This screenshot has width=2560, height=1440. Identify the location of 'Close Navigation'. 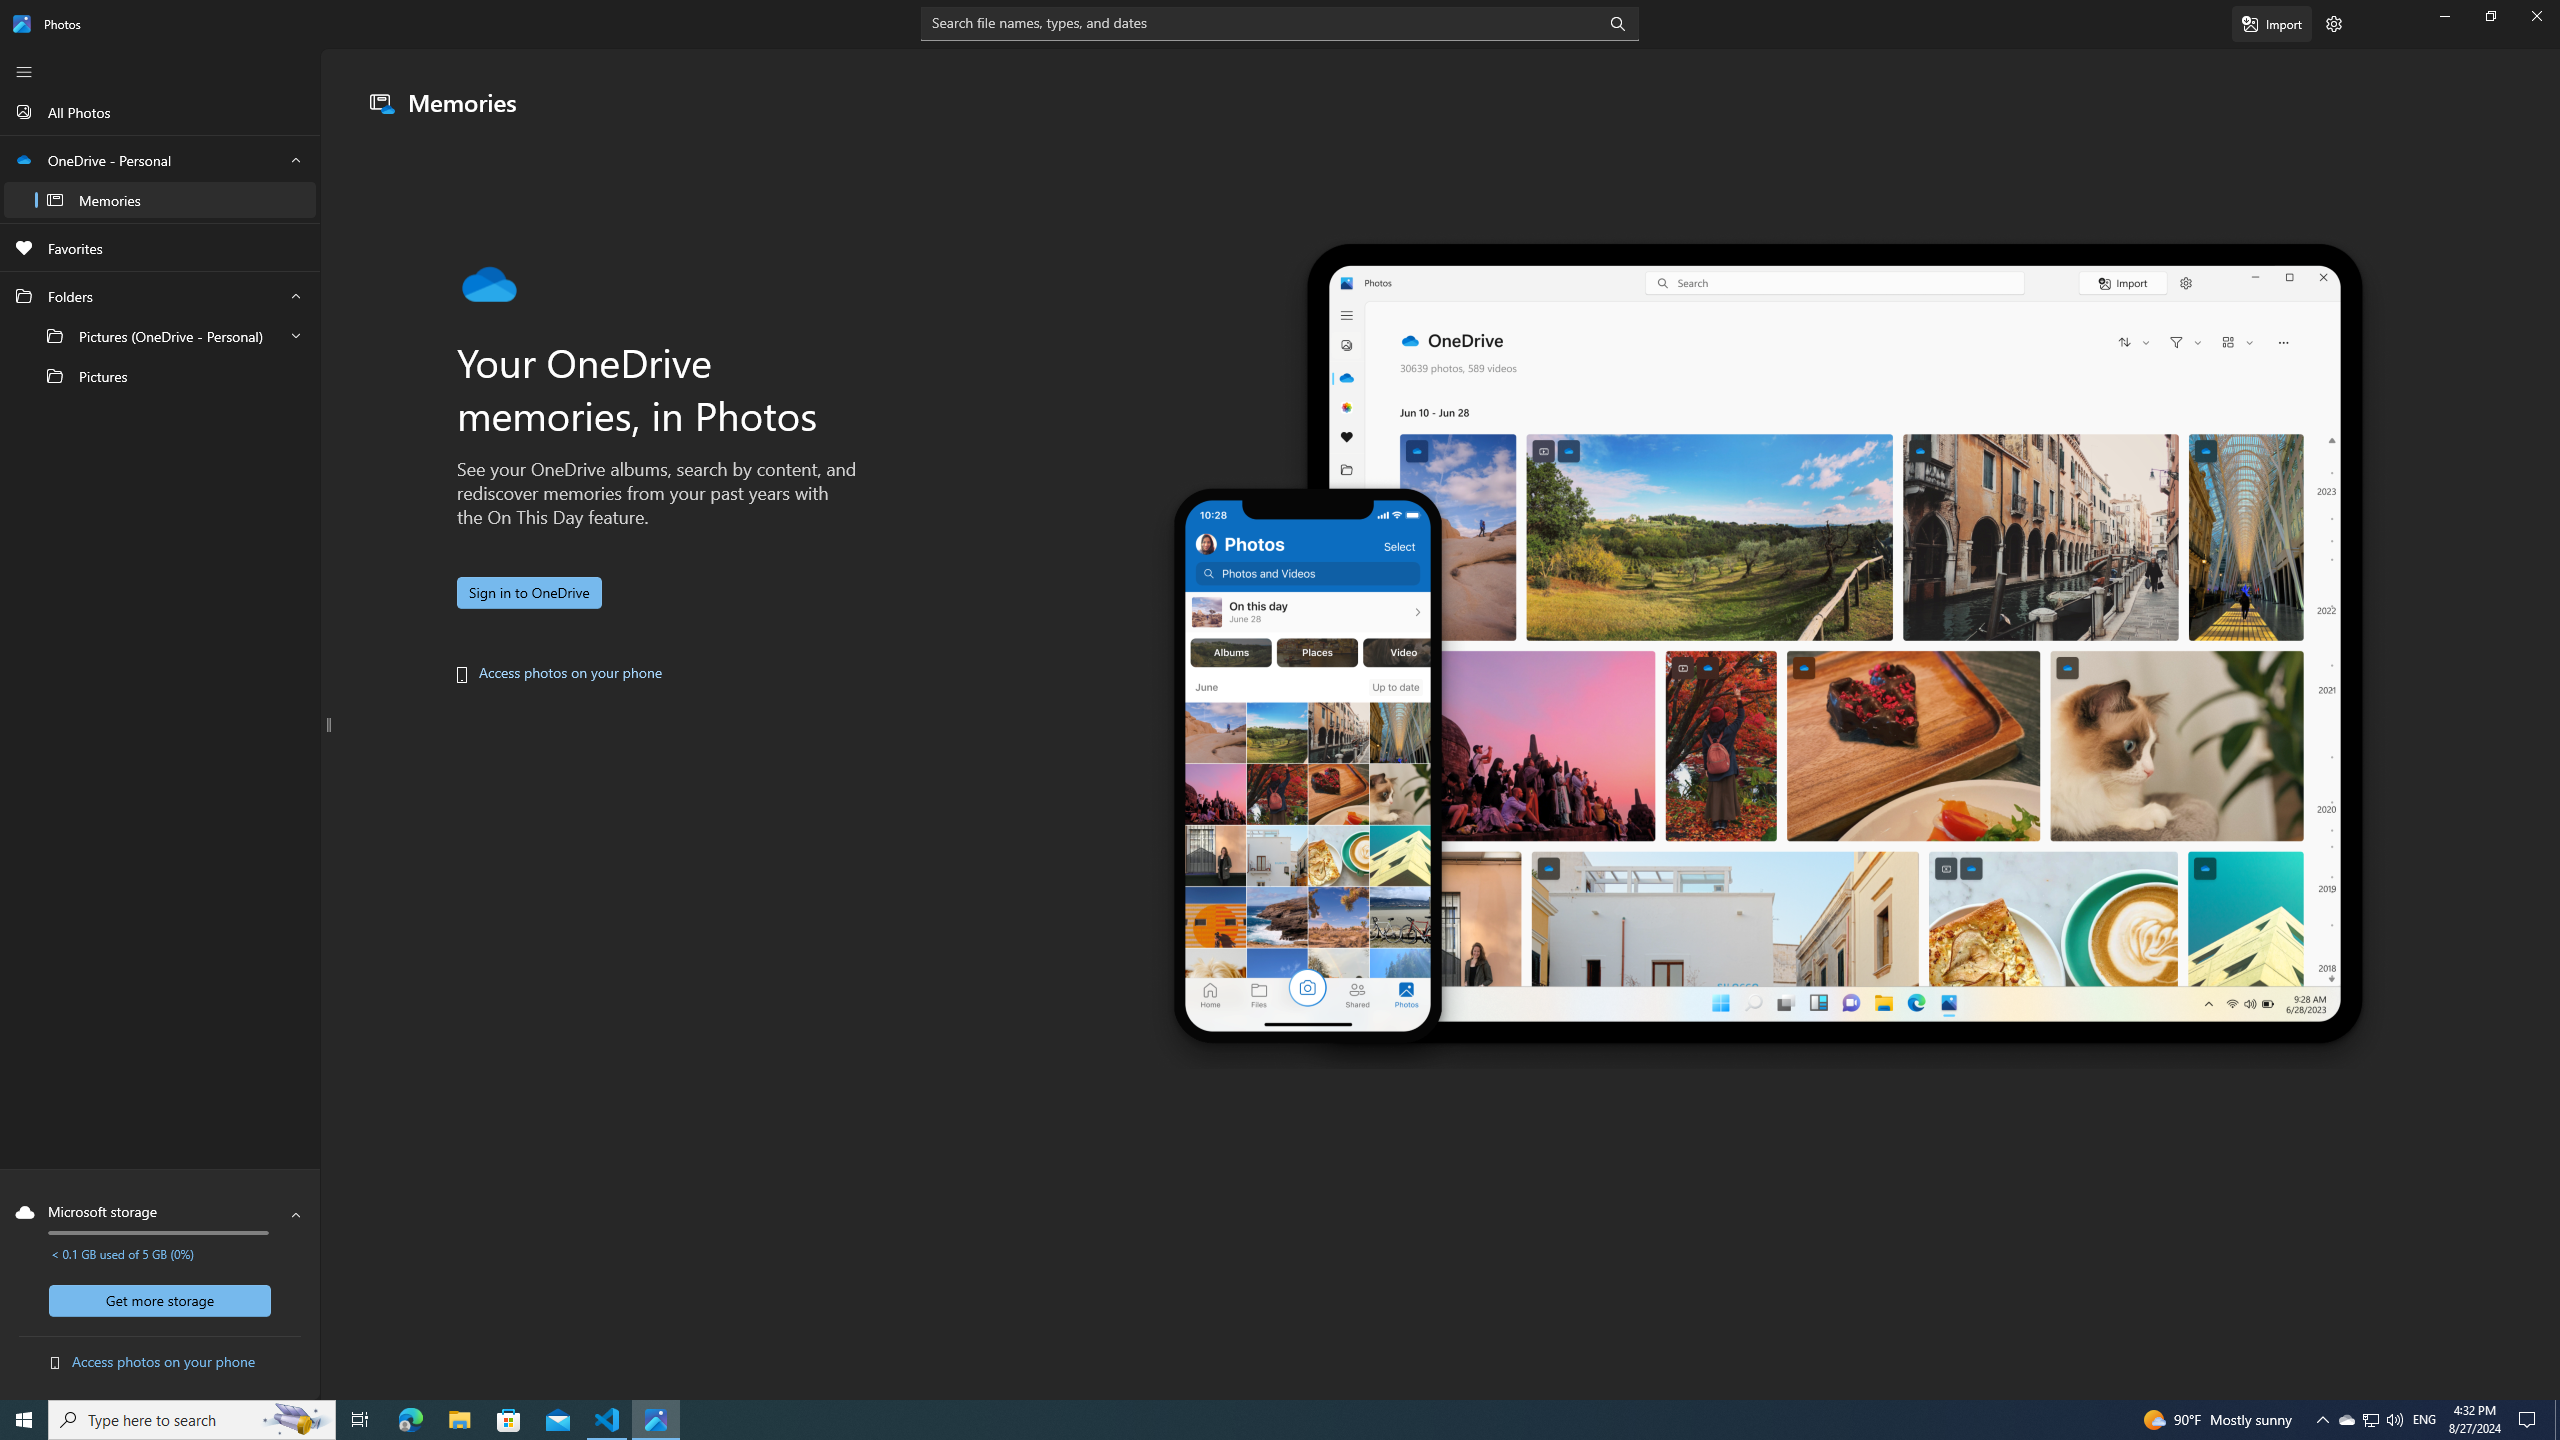
(24, 72).